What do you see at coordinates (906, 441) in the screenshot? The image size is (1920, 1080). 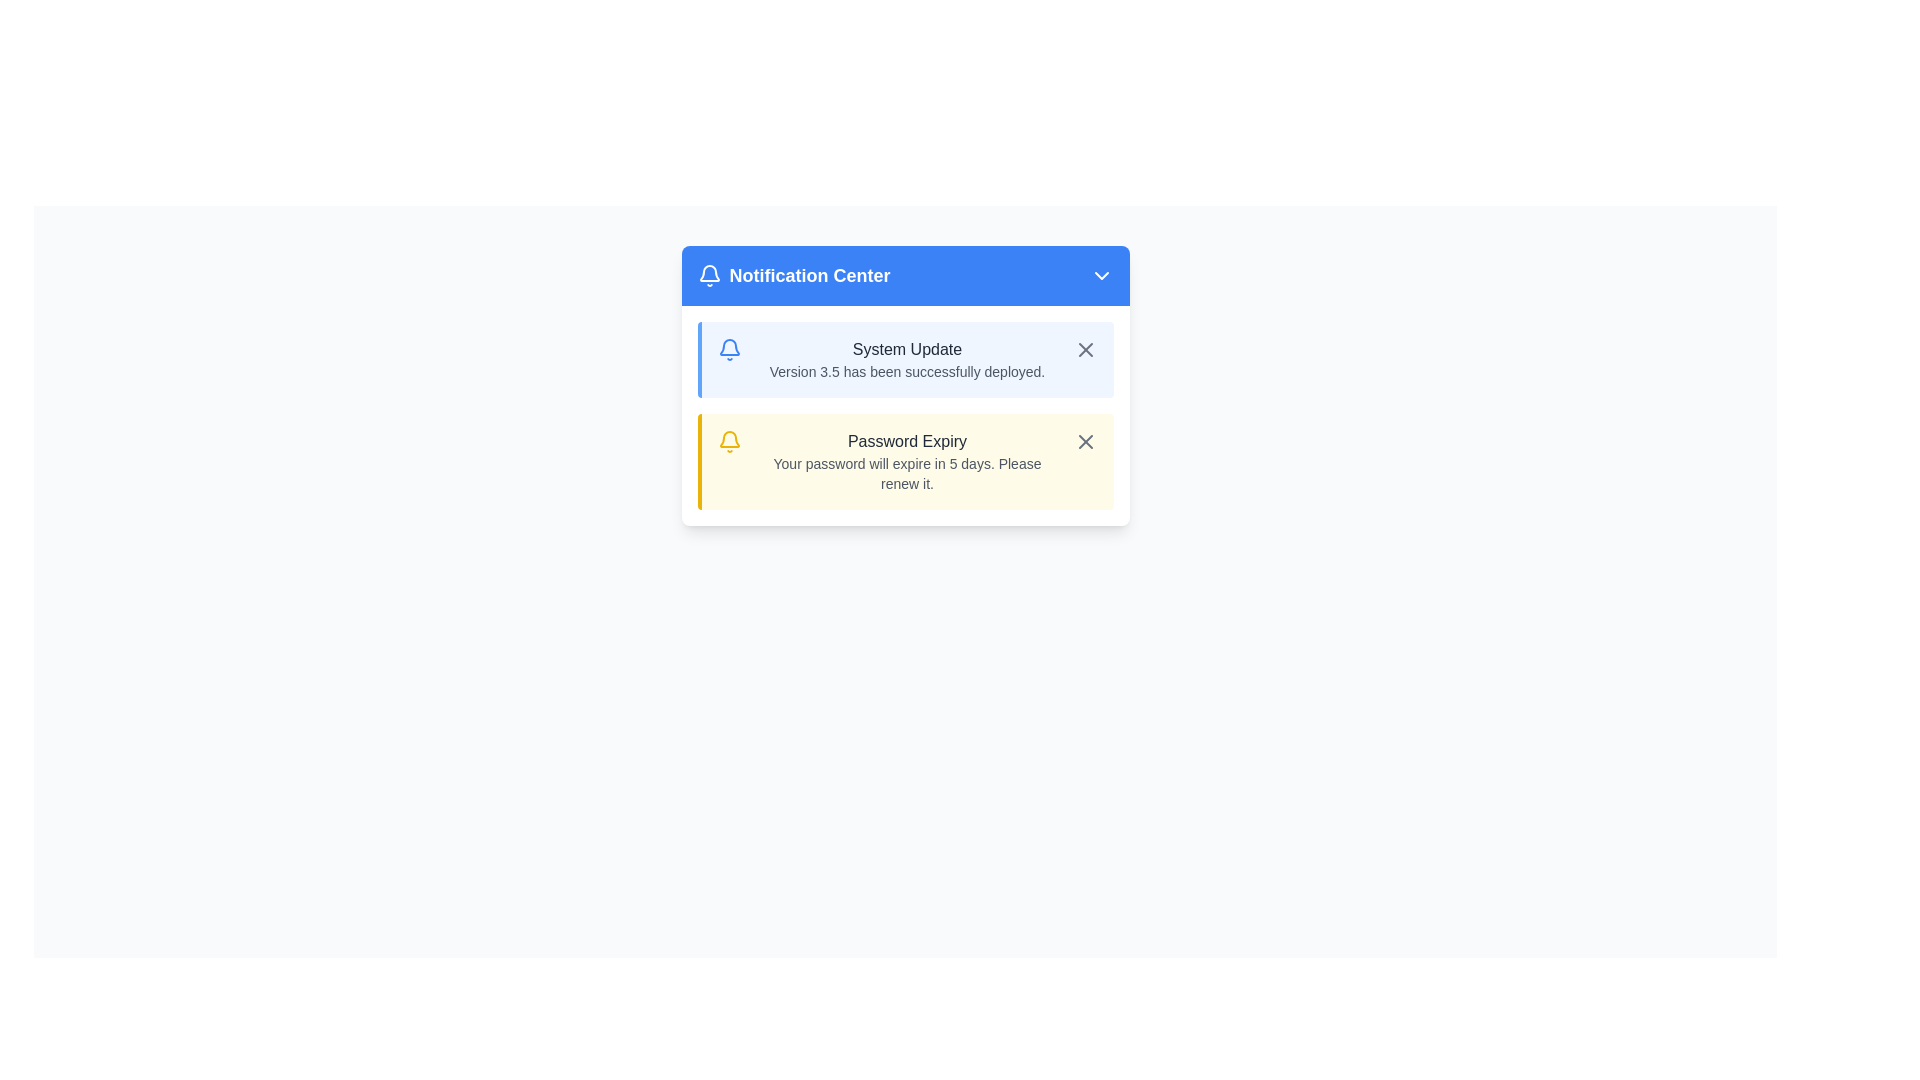 I see `information displayed in the text label that shows 'Password Expiry', which is styled with a medium font weight in dark gray on a light yellow background within the Notification Center` at bounding box center [906, 441].